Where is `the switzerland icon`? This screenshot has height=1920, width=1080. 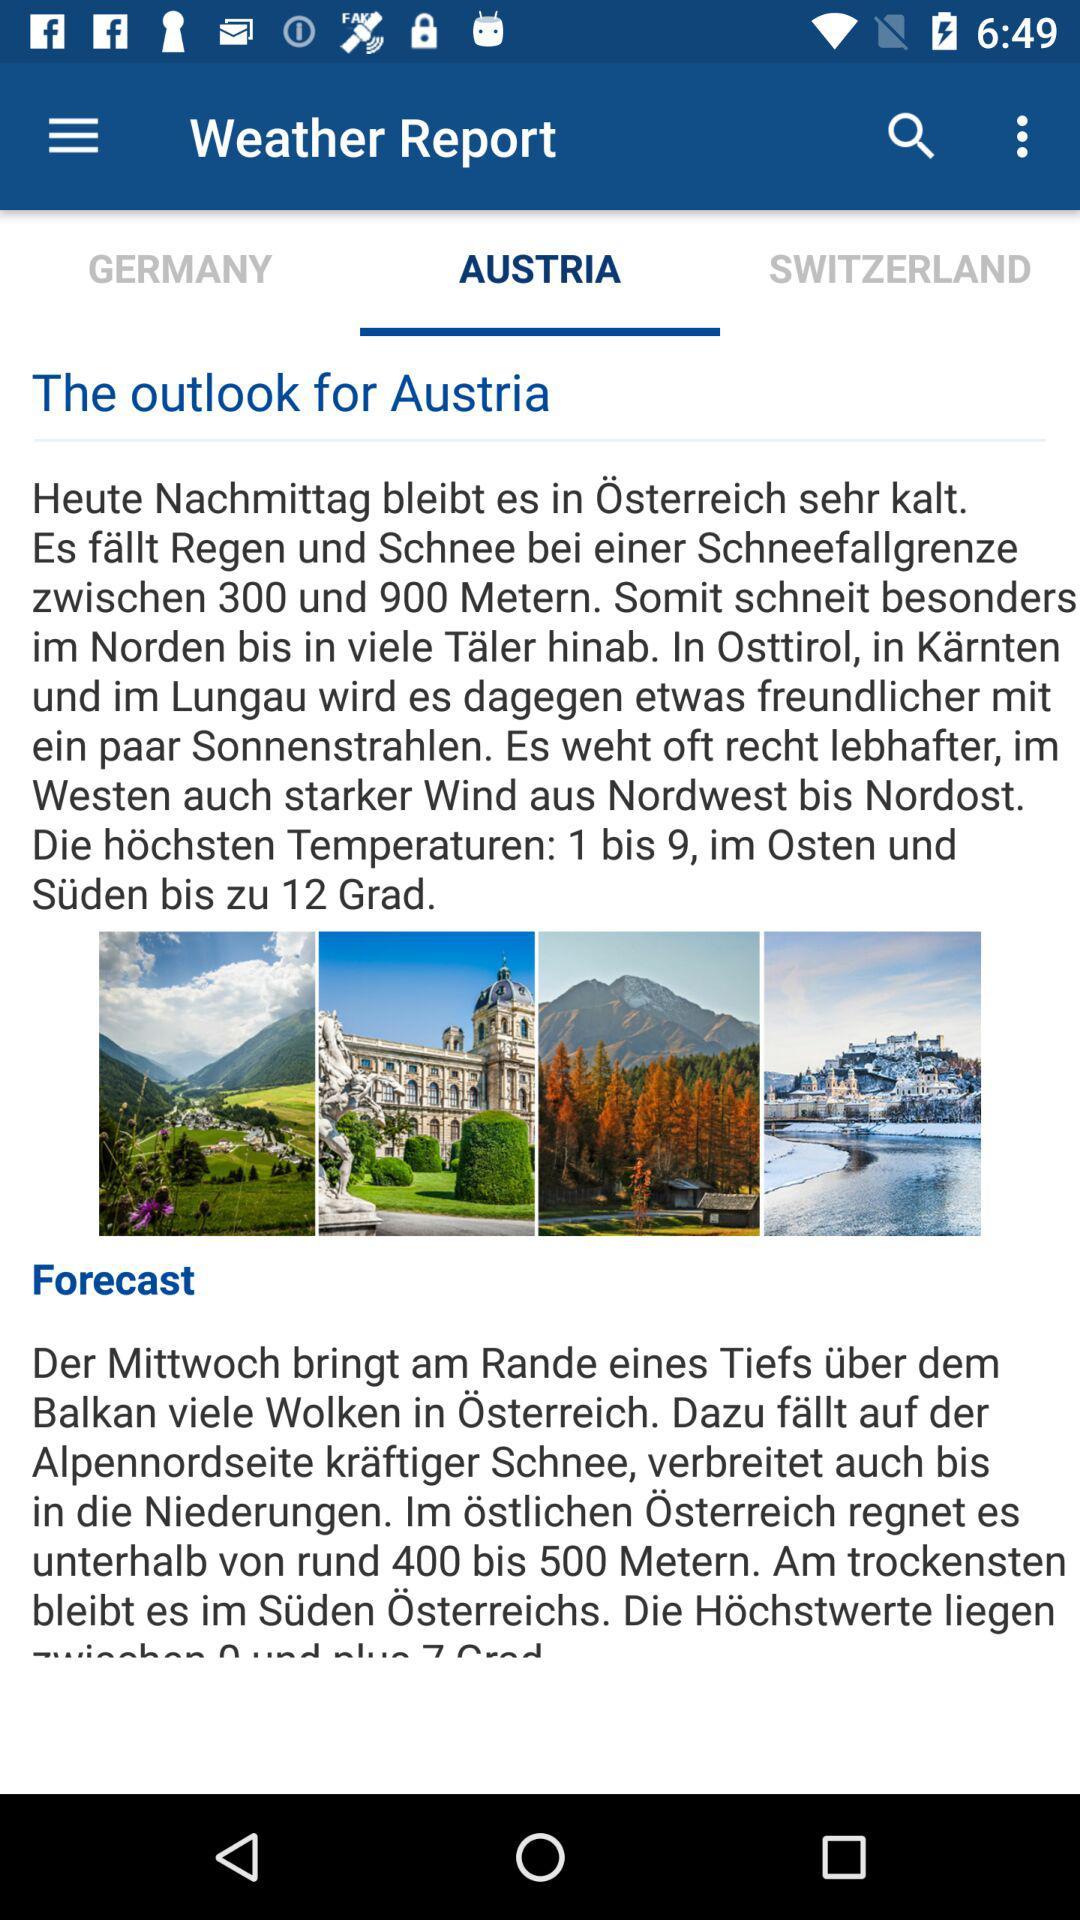 the switzerland icon is located at coordinates (898, 272).